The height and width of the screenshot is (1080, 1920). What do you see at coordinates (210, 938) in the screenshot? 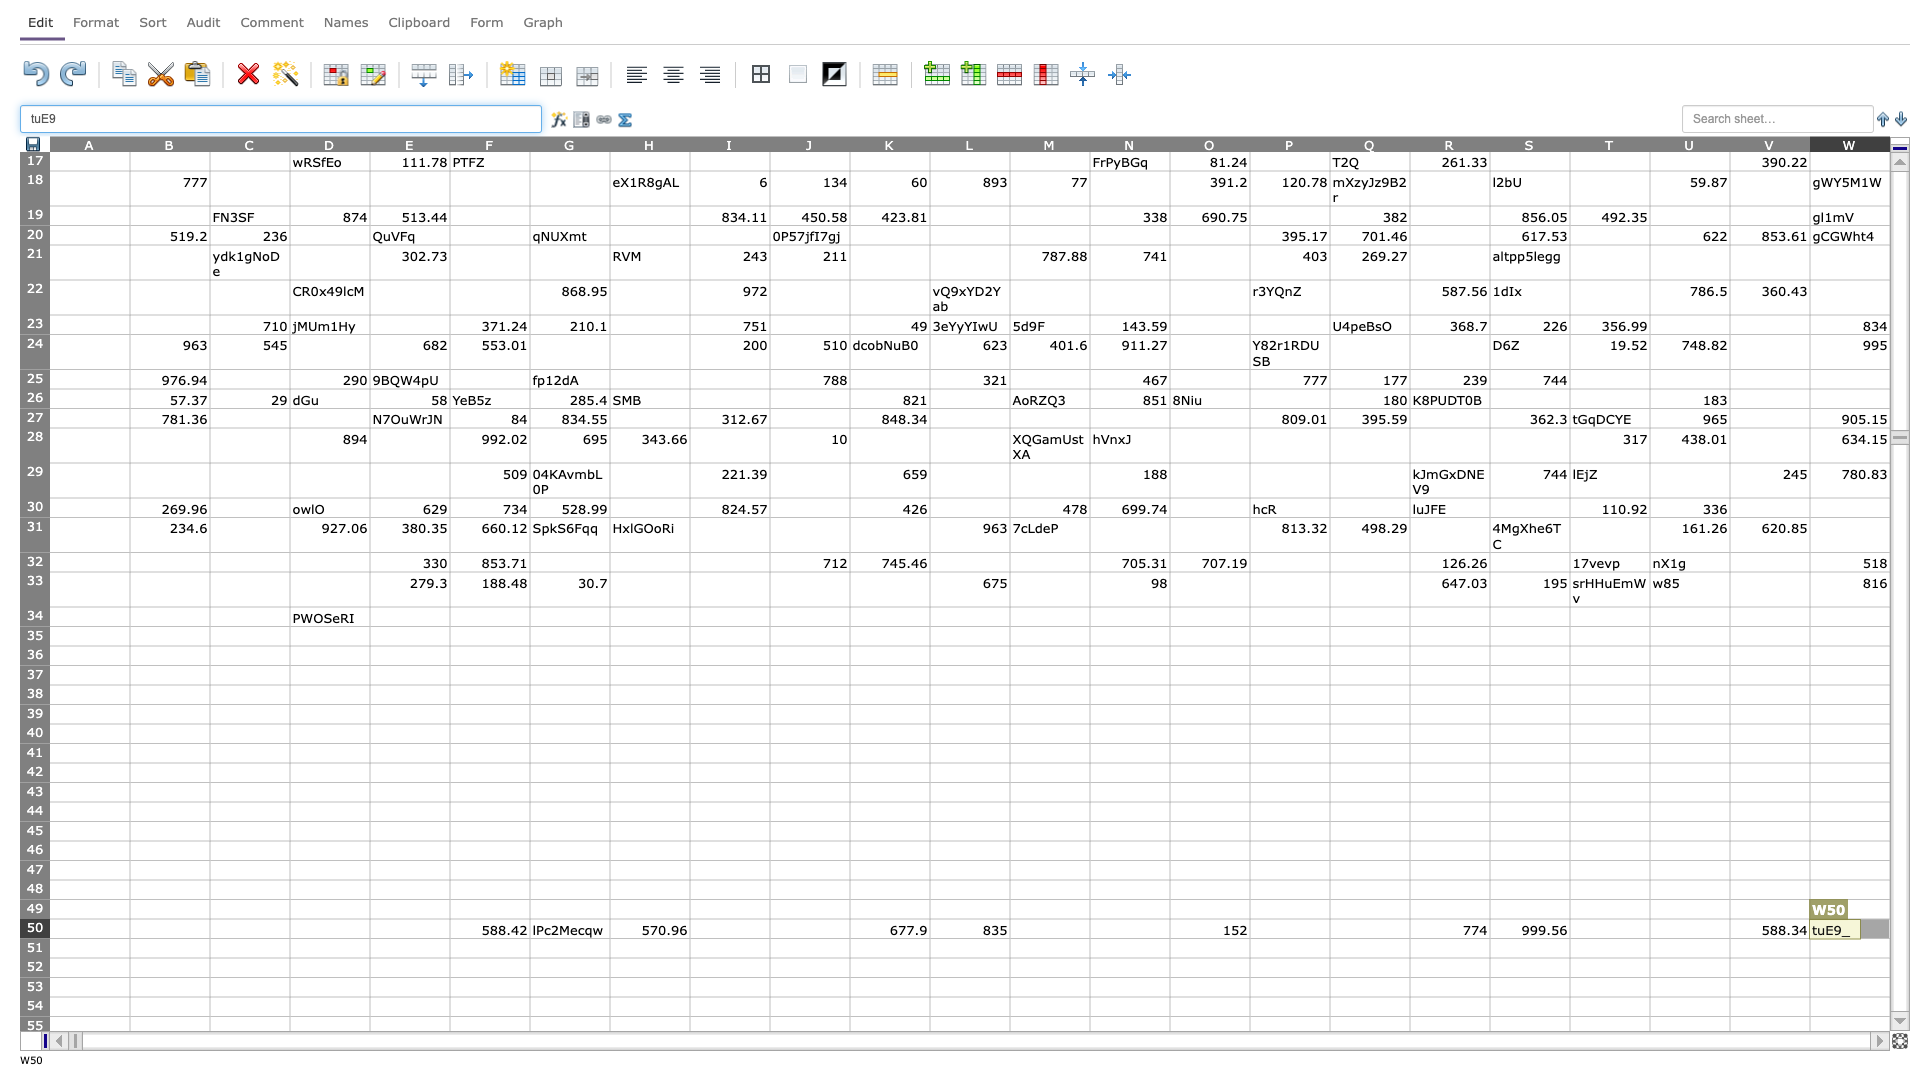
I see `top left corner of C51` at bounding box center [210, 938].